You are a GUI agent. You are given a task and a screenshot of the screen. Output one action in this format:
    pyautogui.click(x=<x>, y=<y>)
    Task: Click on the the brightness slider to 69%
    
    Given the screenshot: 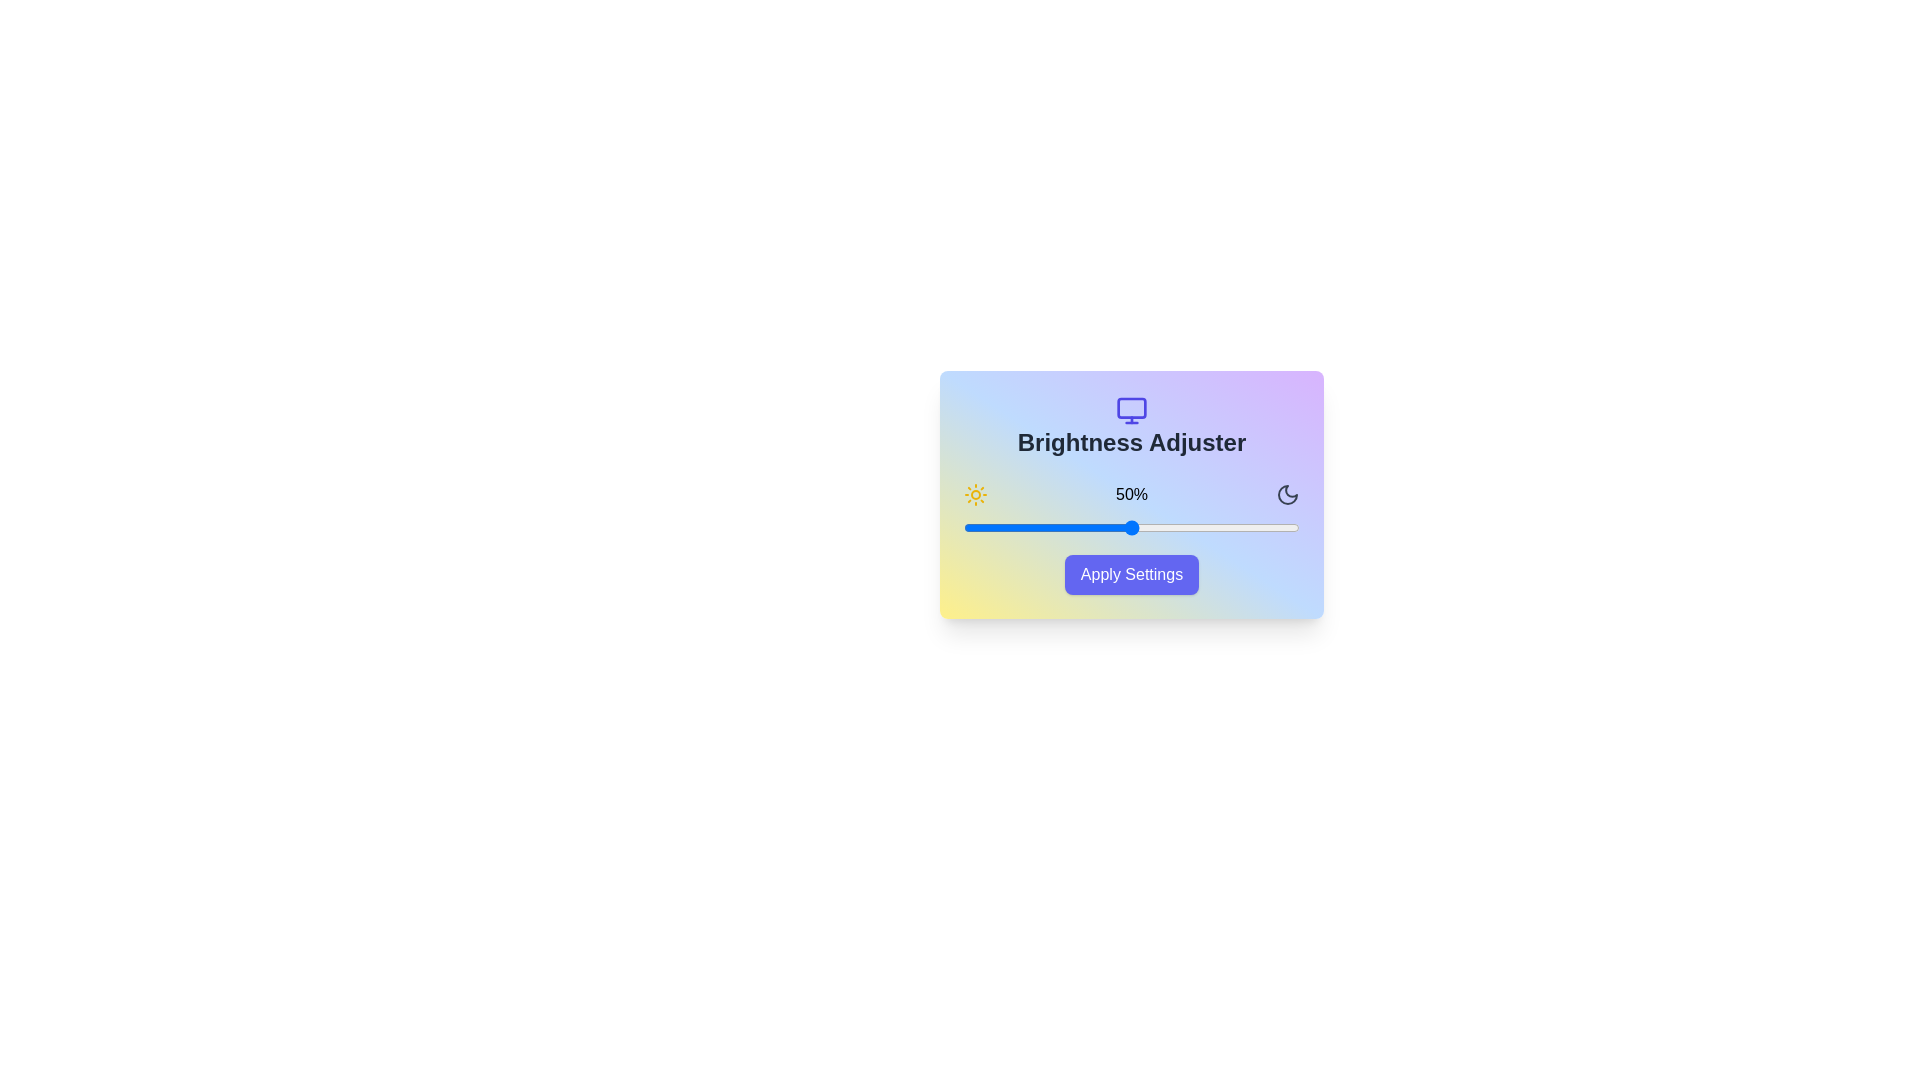 What is the action you would take?
    pyautogui.click(x=1195, y=527)
    